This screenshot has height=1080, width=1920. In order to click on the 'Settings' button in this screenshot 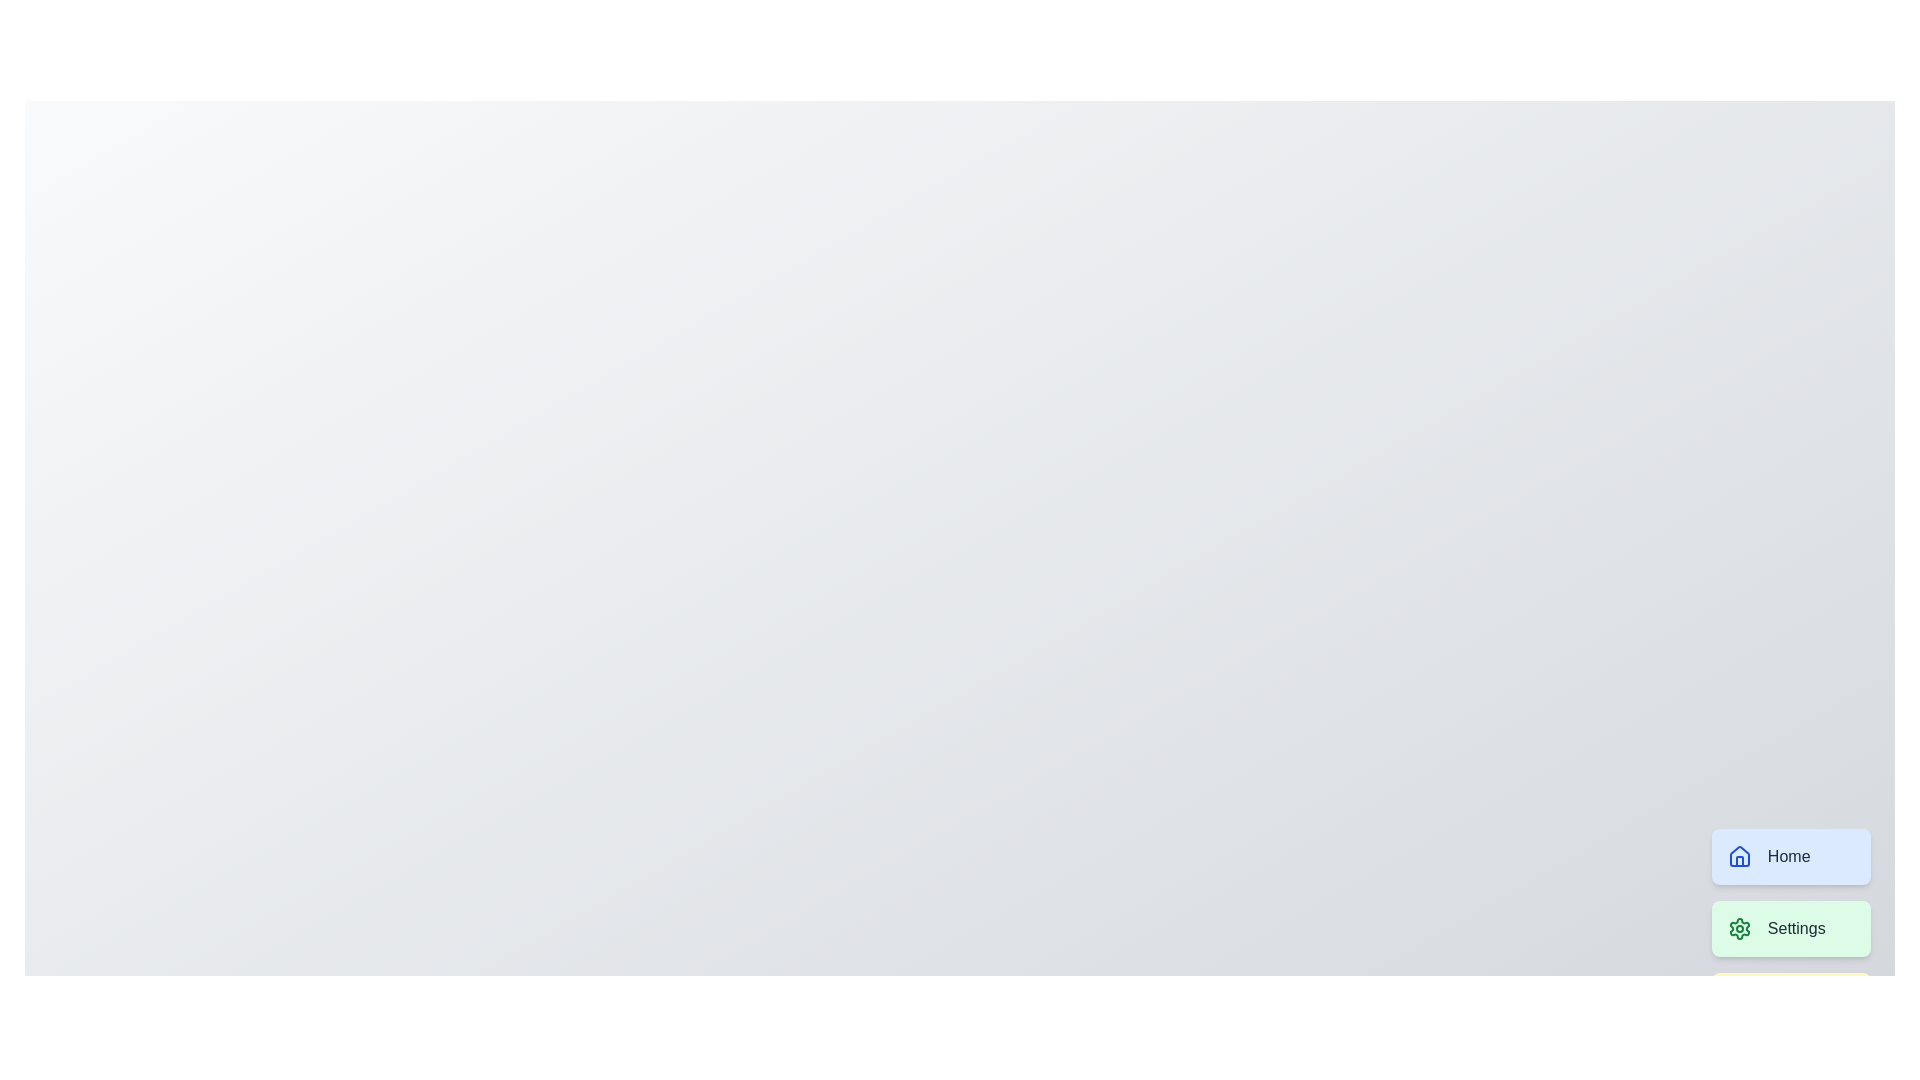, I will do `click(1790, 929)`.